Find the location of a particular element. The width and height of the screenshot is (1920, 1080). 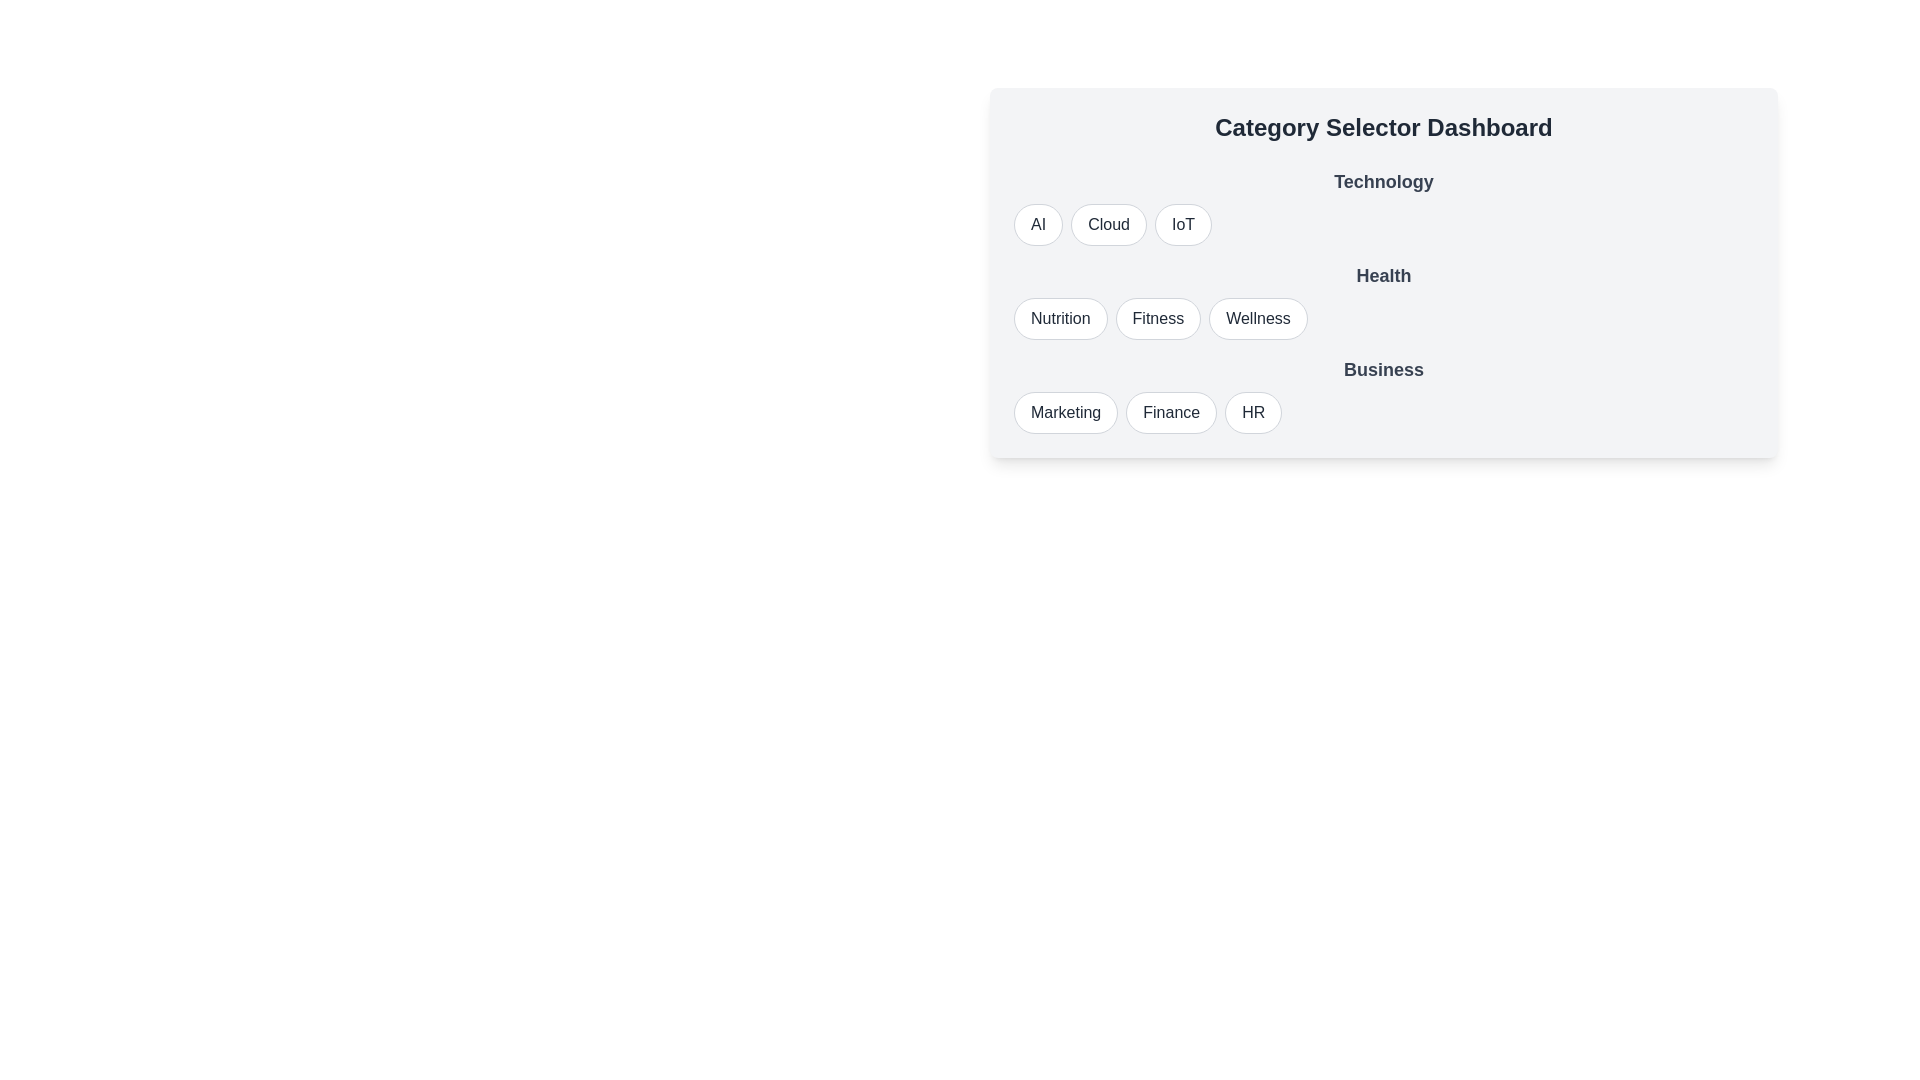

the button labeled HR to observe its visual change is located at coordinates (1251, 411).